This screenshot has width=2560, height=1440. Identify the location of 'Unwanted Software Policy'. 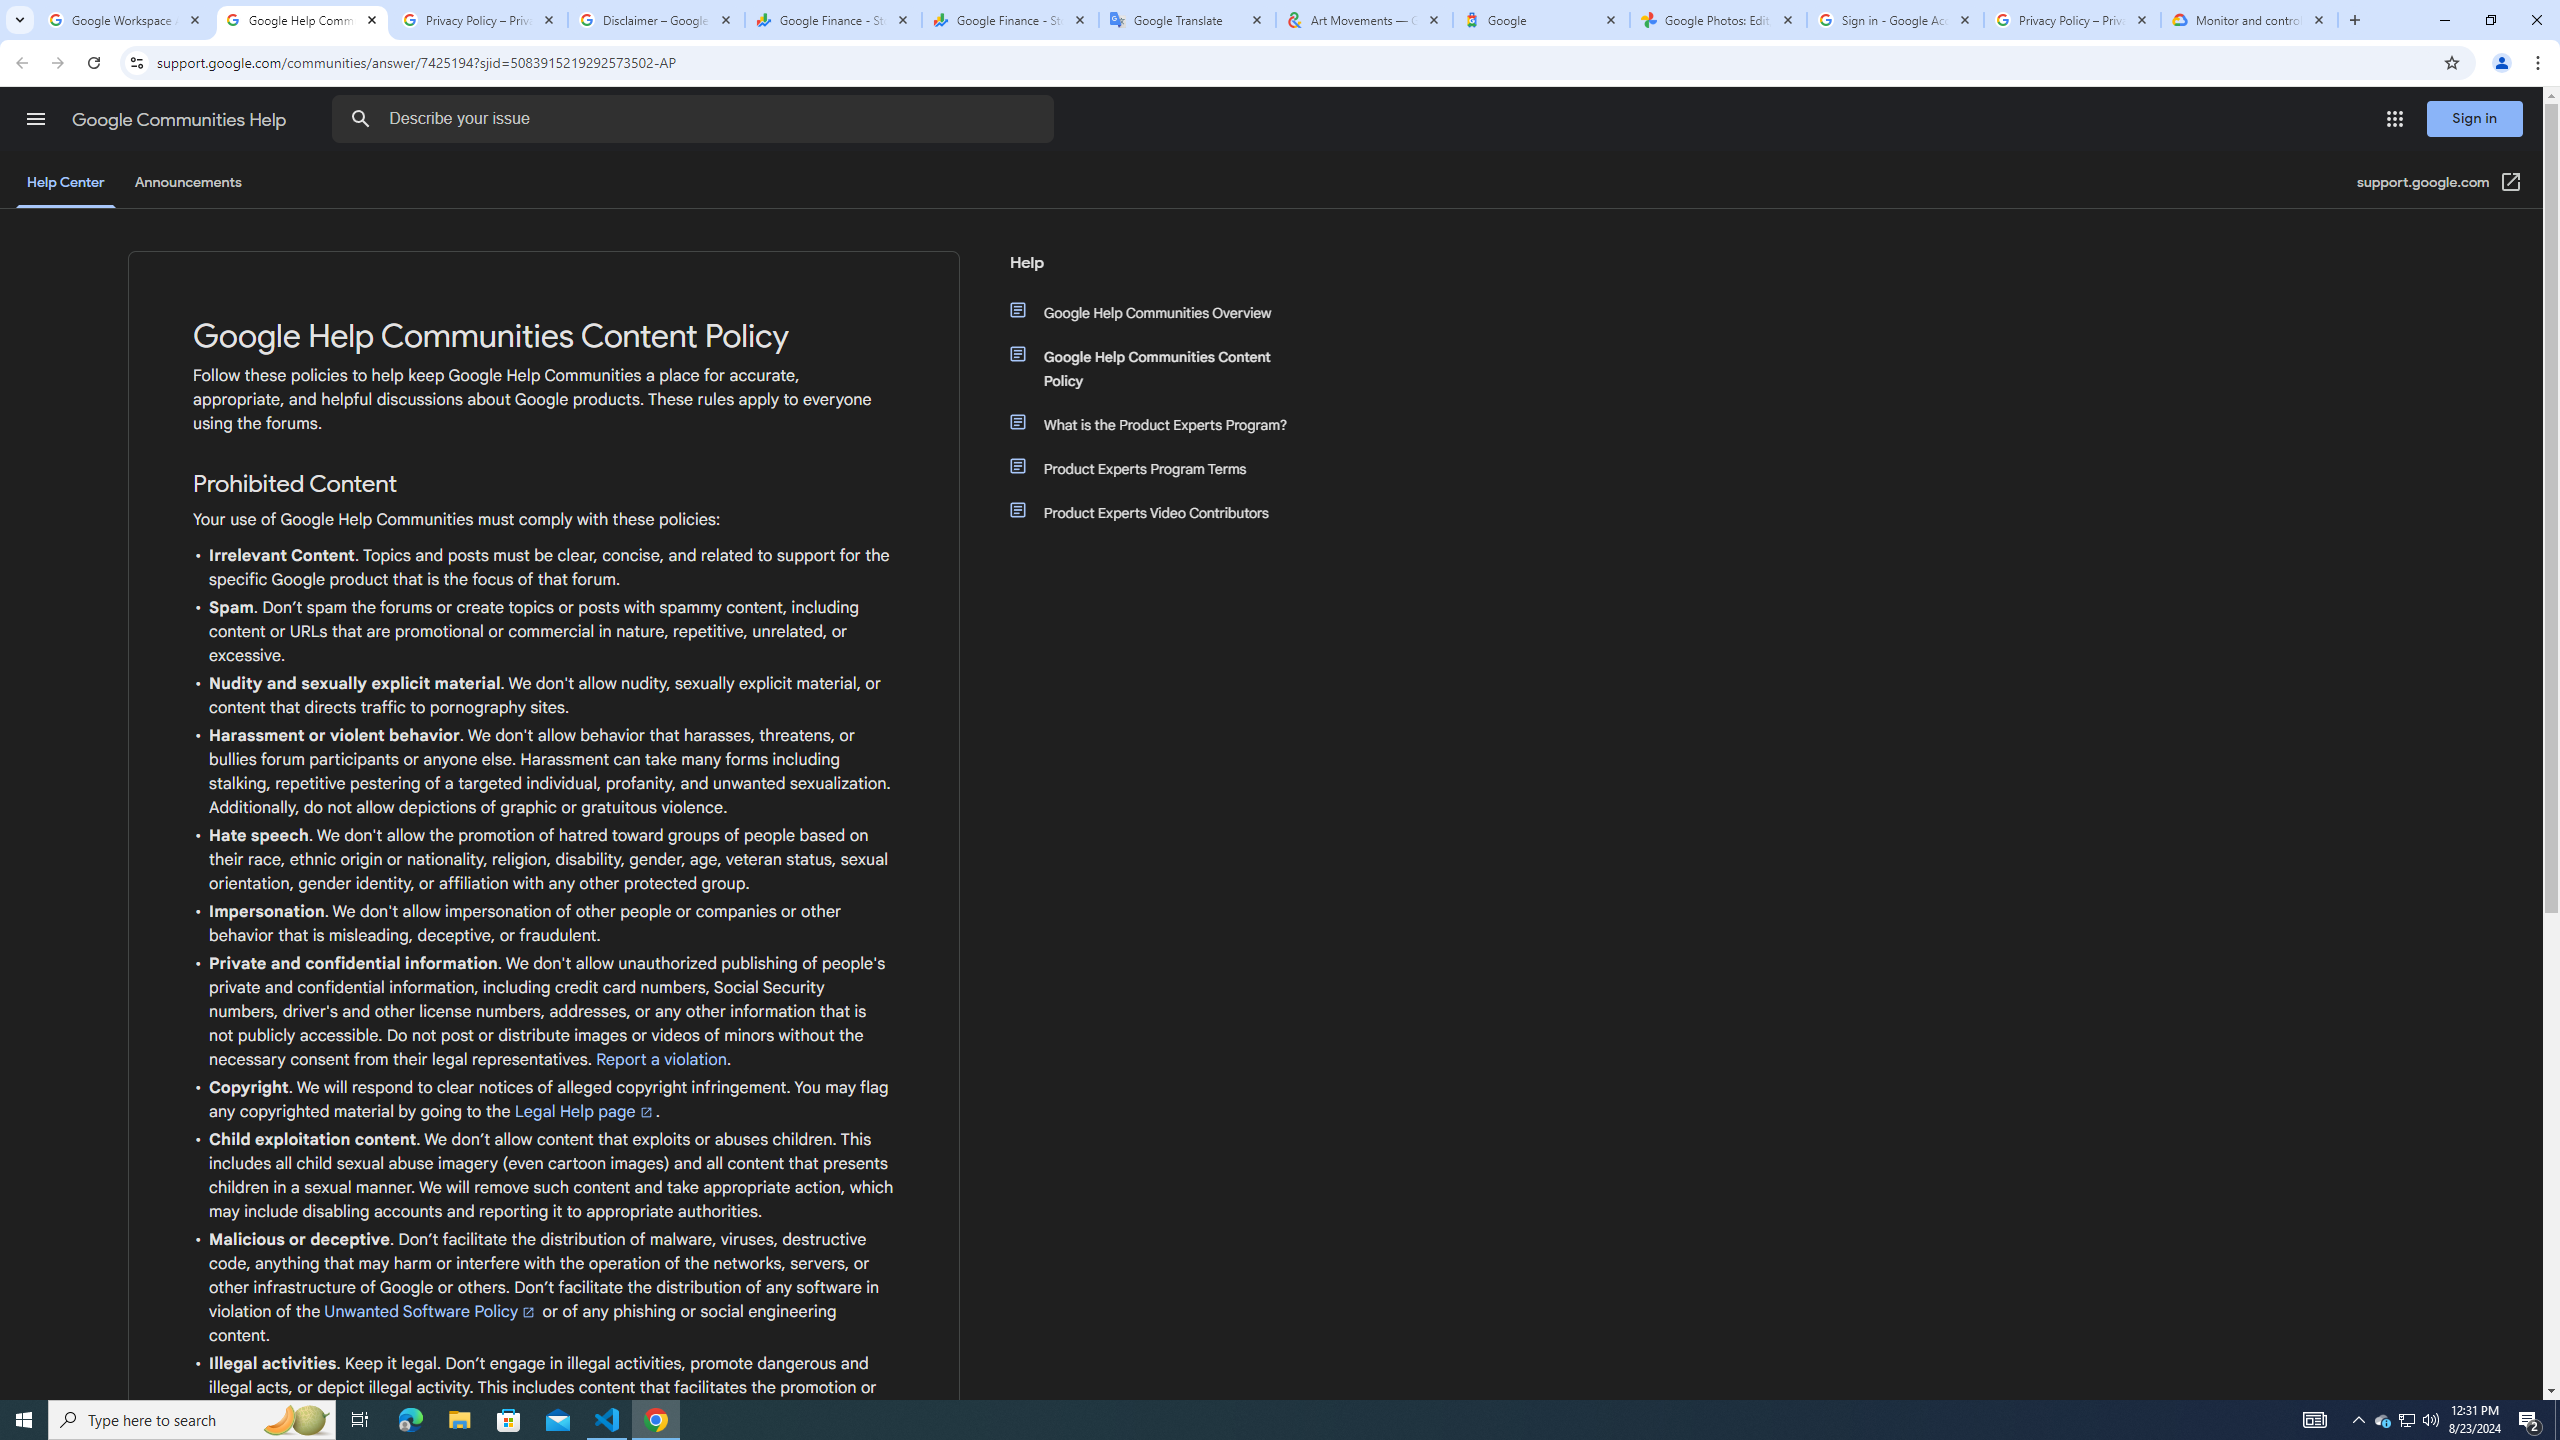
(432, 1310).